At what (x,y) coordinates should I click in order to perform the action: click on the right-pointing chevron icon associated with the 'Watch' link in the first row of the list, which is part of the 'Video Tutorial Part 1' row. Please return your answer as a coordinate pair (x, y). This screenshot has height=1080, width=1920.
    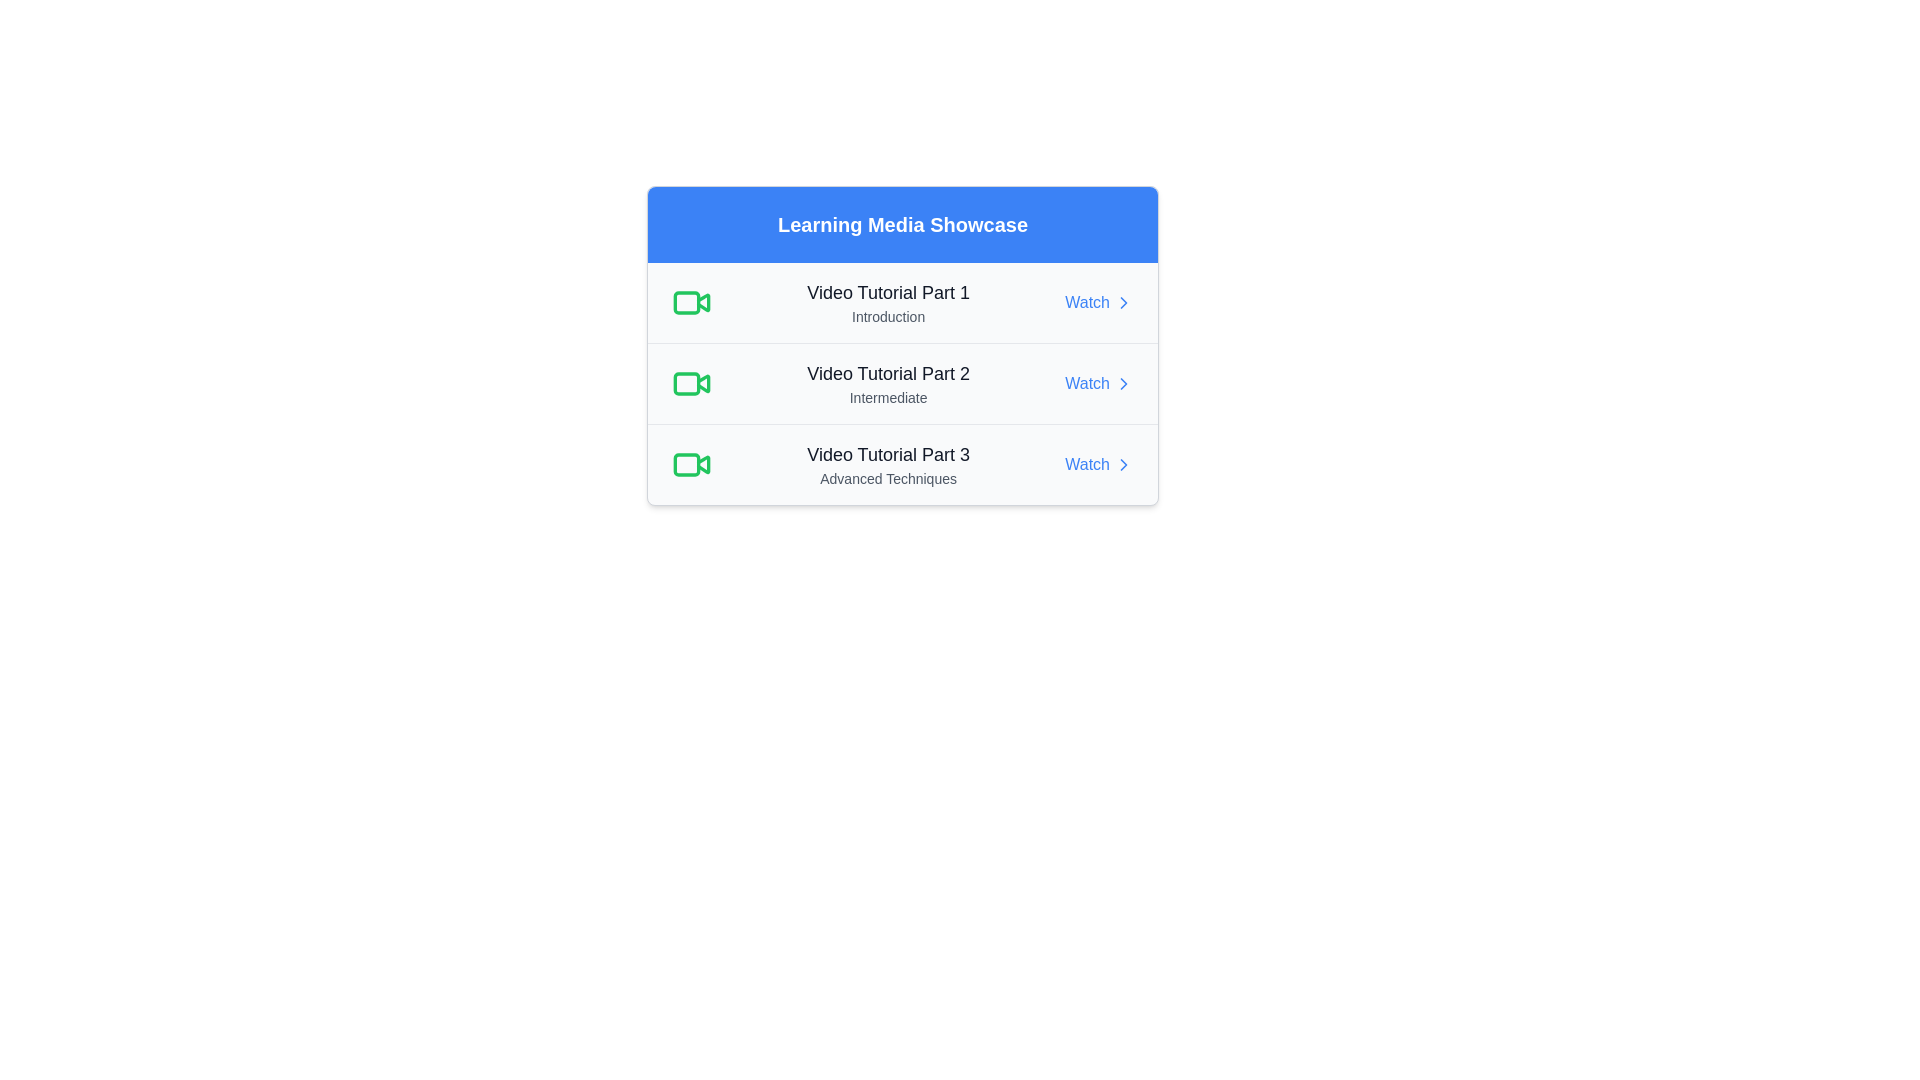
    Looking at the image, I should click on (1123, 303).